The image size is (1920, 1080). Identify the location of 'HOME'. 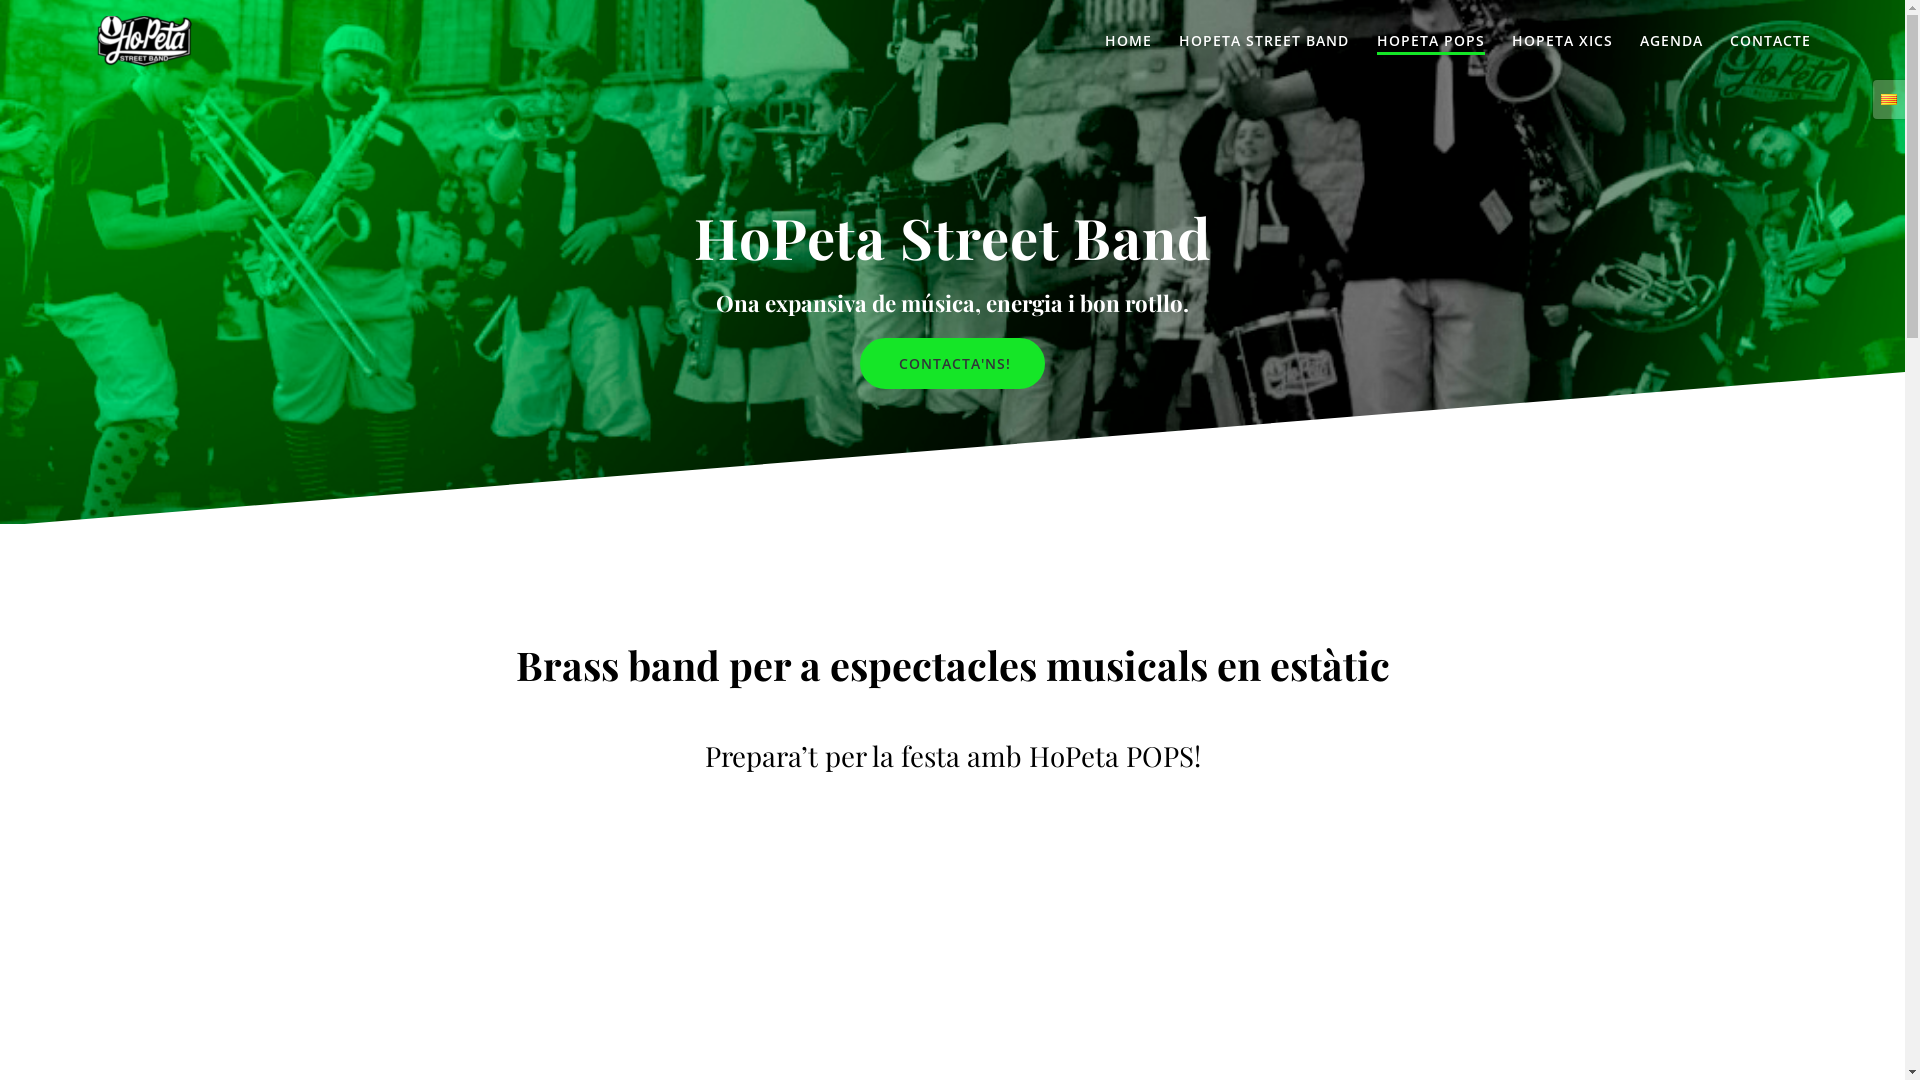
(1103, 42).